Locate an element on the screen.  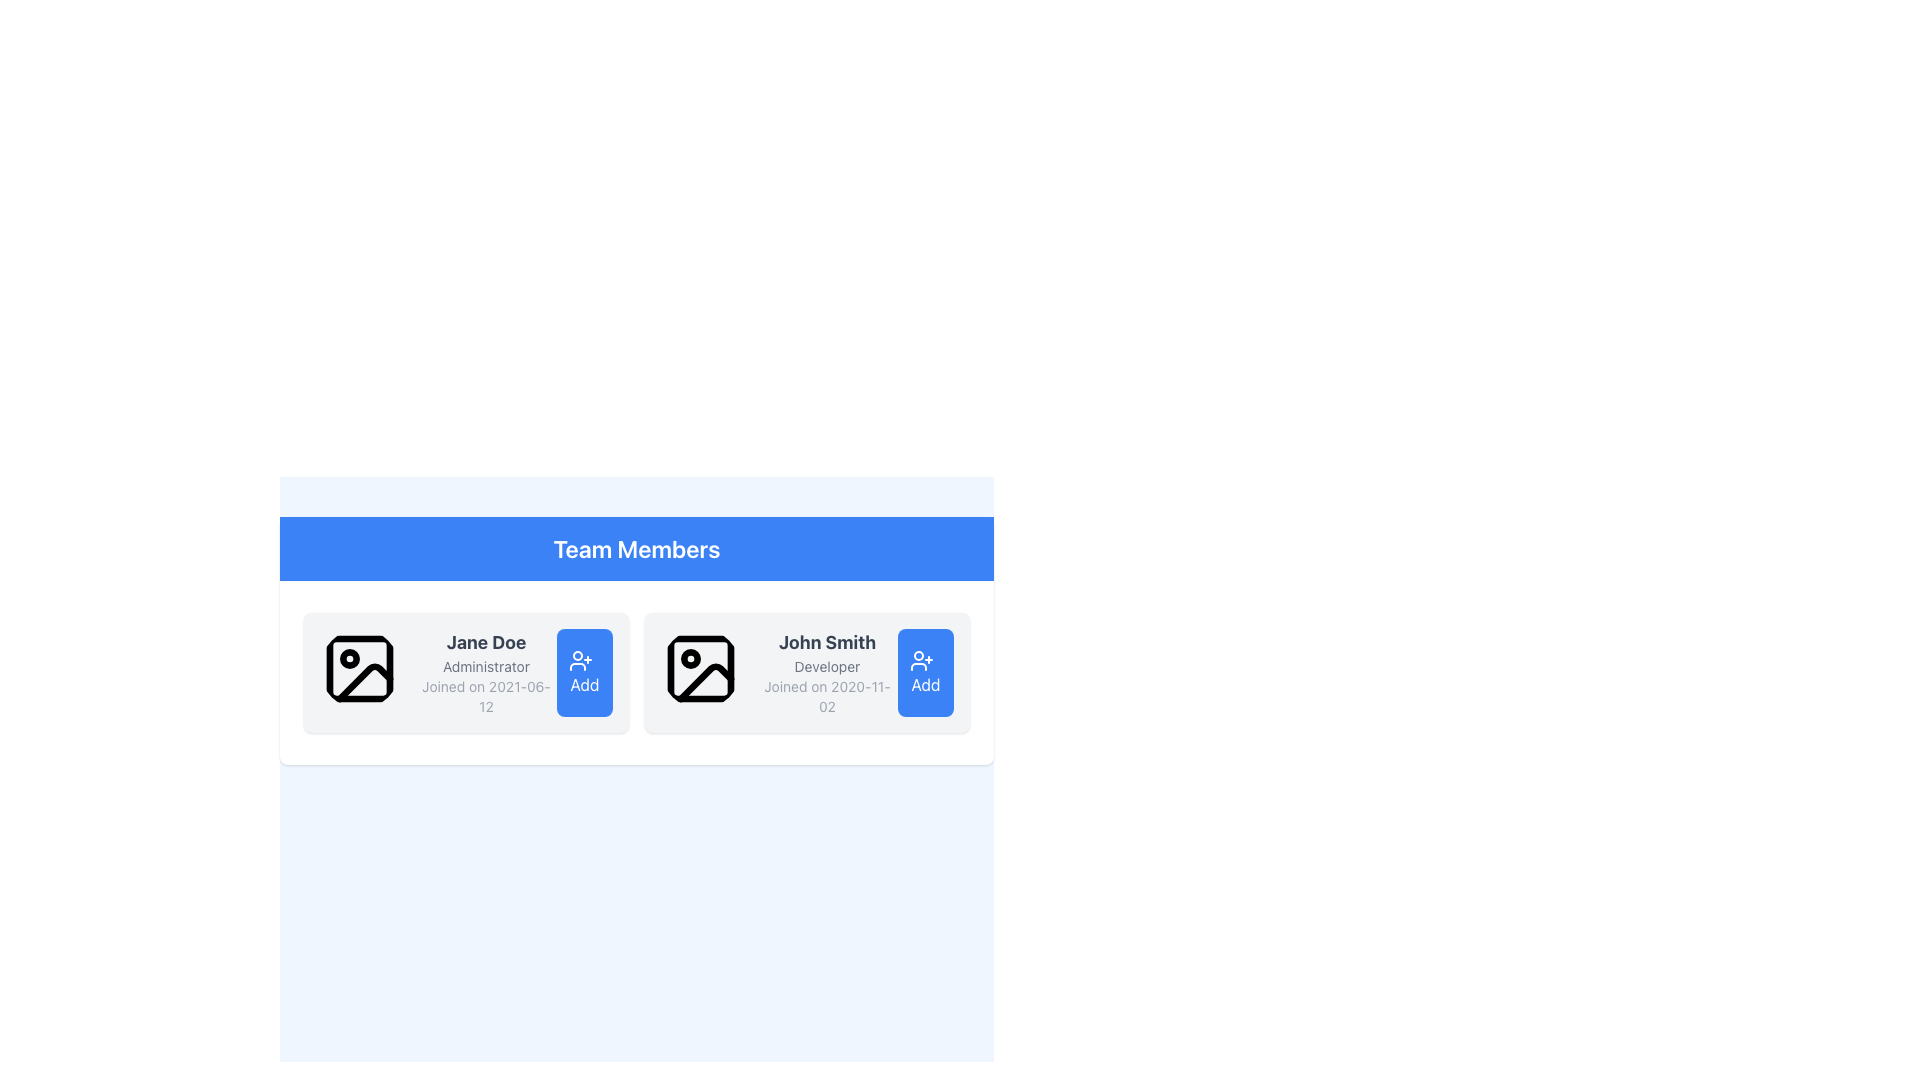
the Text Label element that states 'Joined on 2020-11-02', which is styled in a smaller gray font and positioned beneath the name 'John Smith' and role 'Developer' on the profile card is located at coordinates (827, 696).